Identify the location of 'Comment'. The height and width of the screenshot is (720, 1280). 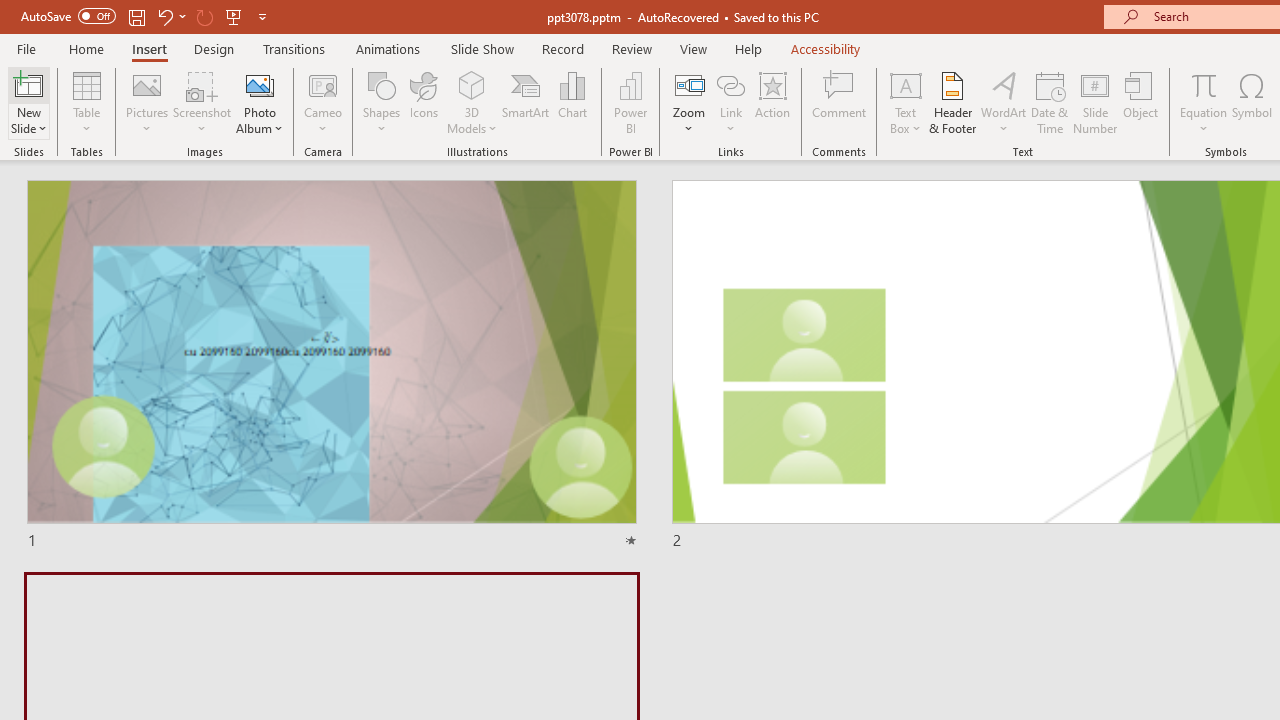
(839, 103).